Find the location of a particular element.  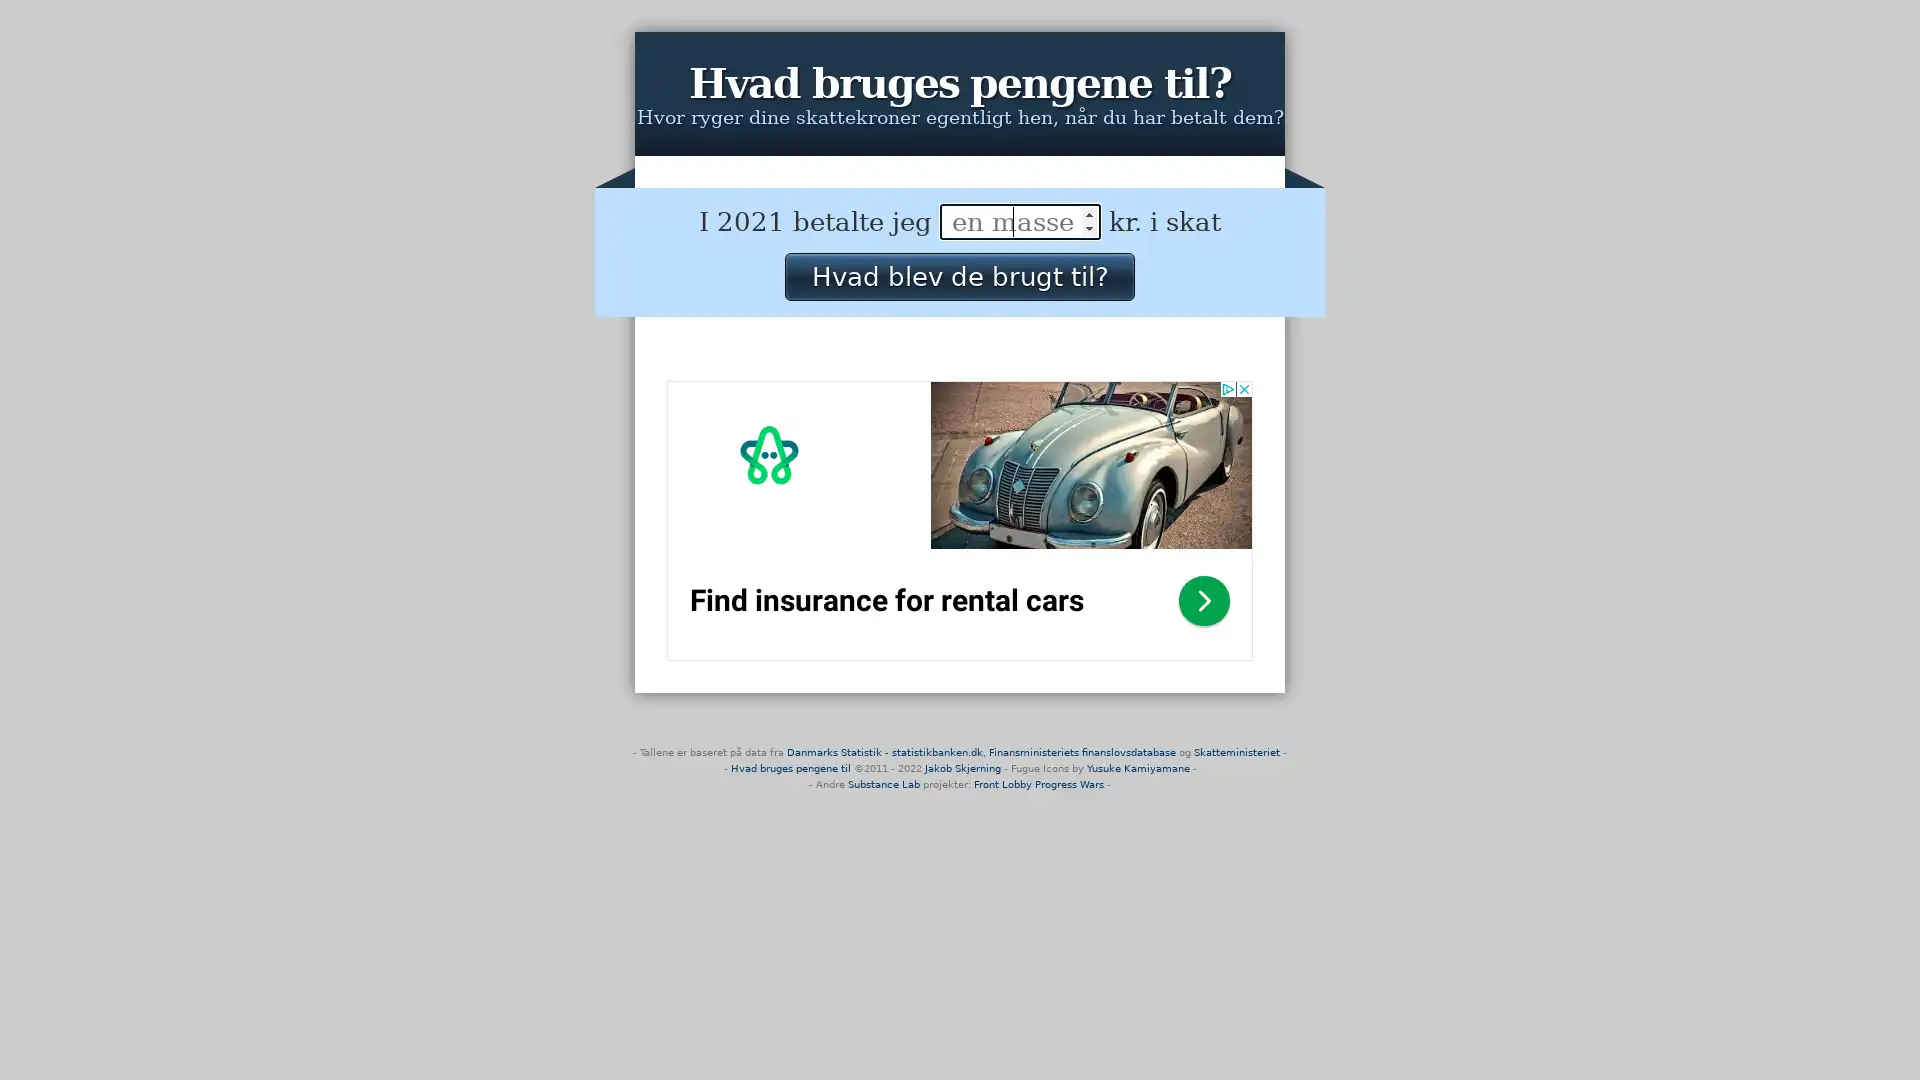

Hvad blev de brugt til? is located at coordinates (958, 276).